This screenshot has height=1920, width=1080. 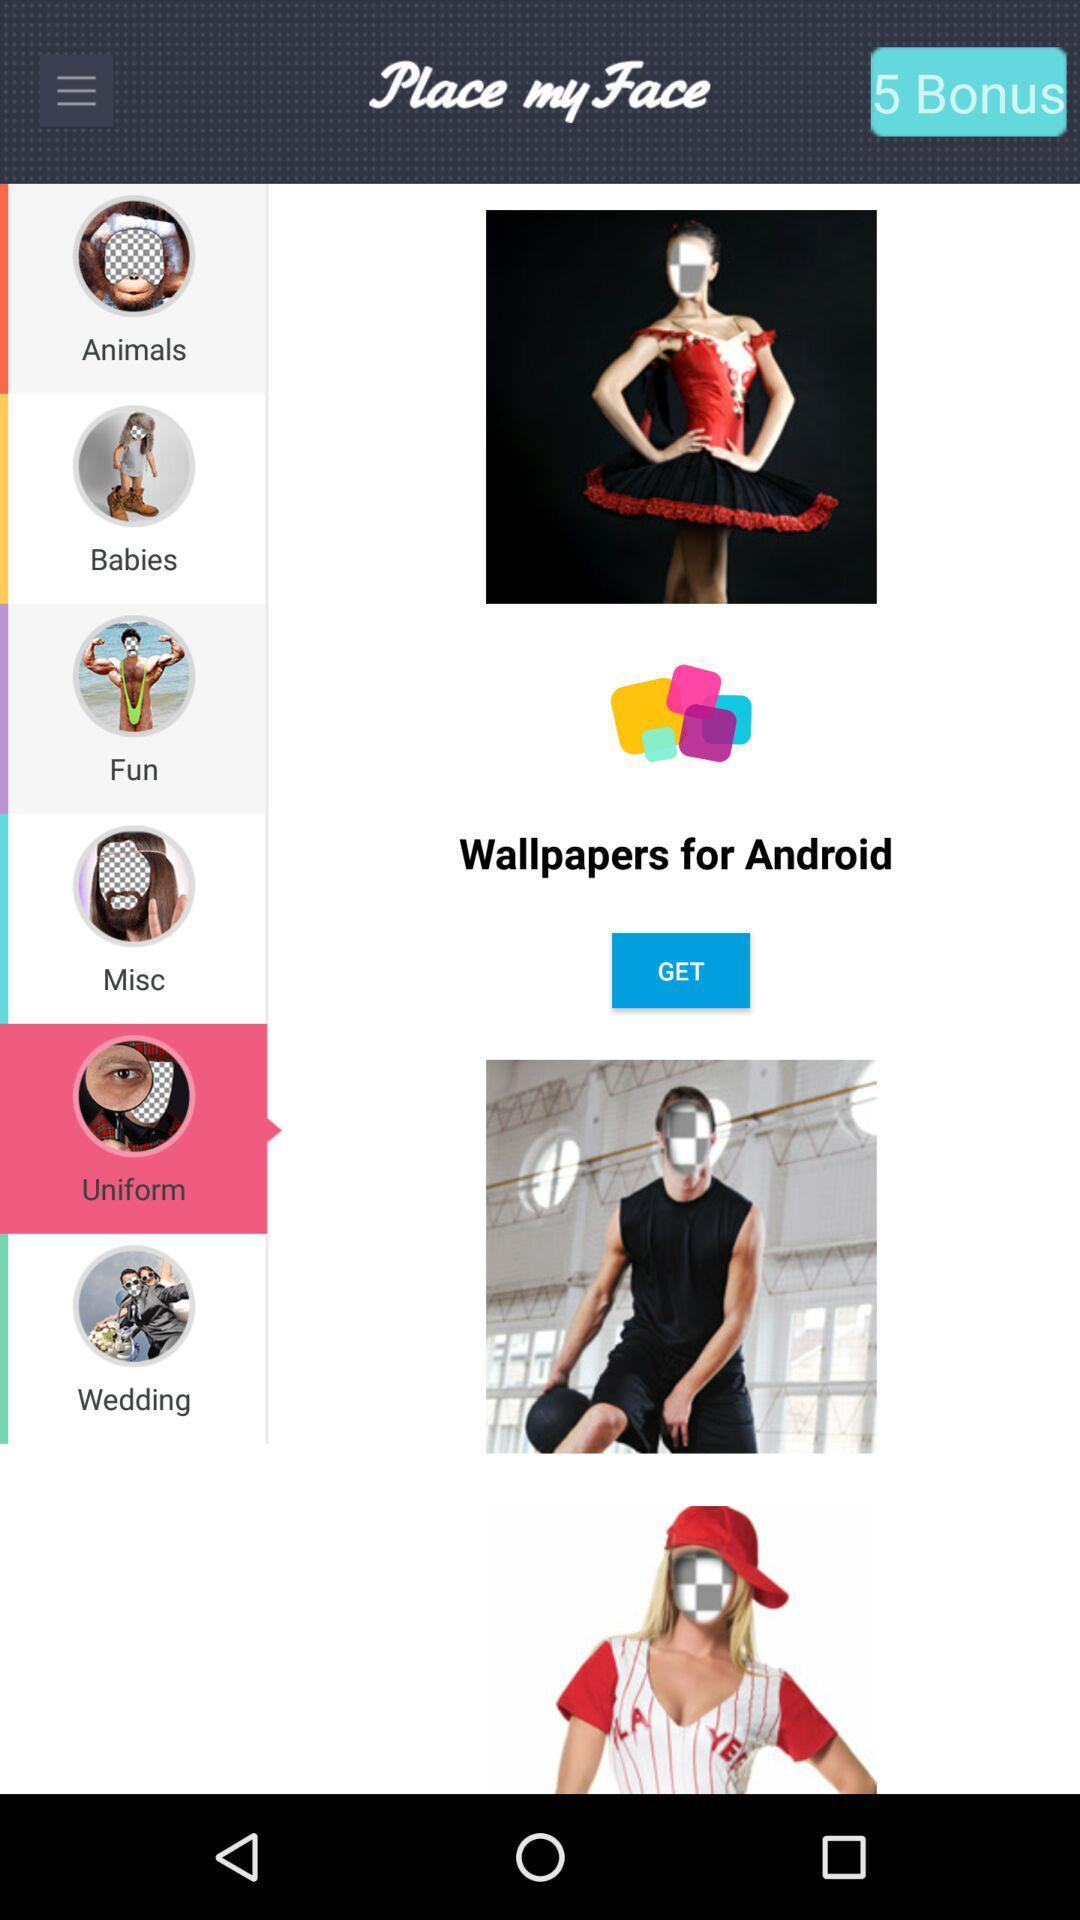 I want to click on the get, so click(x=680, y=970).